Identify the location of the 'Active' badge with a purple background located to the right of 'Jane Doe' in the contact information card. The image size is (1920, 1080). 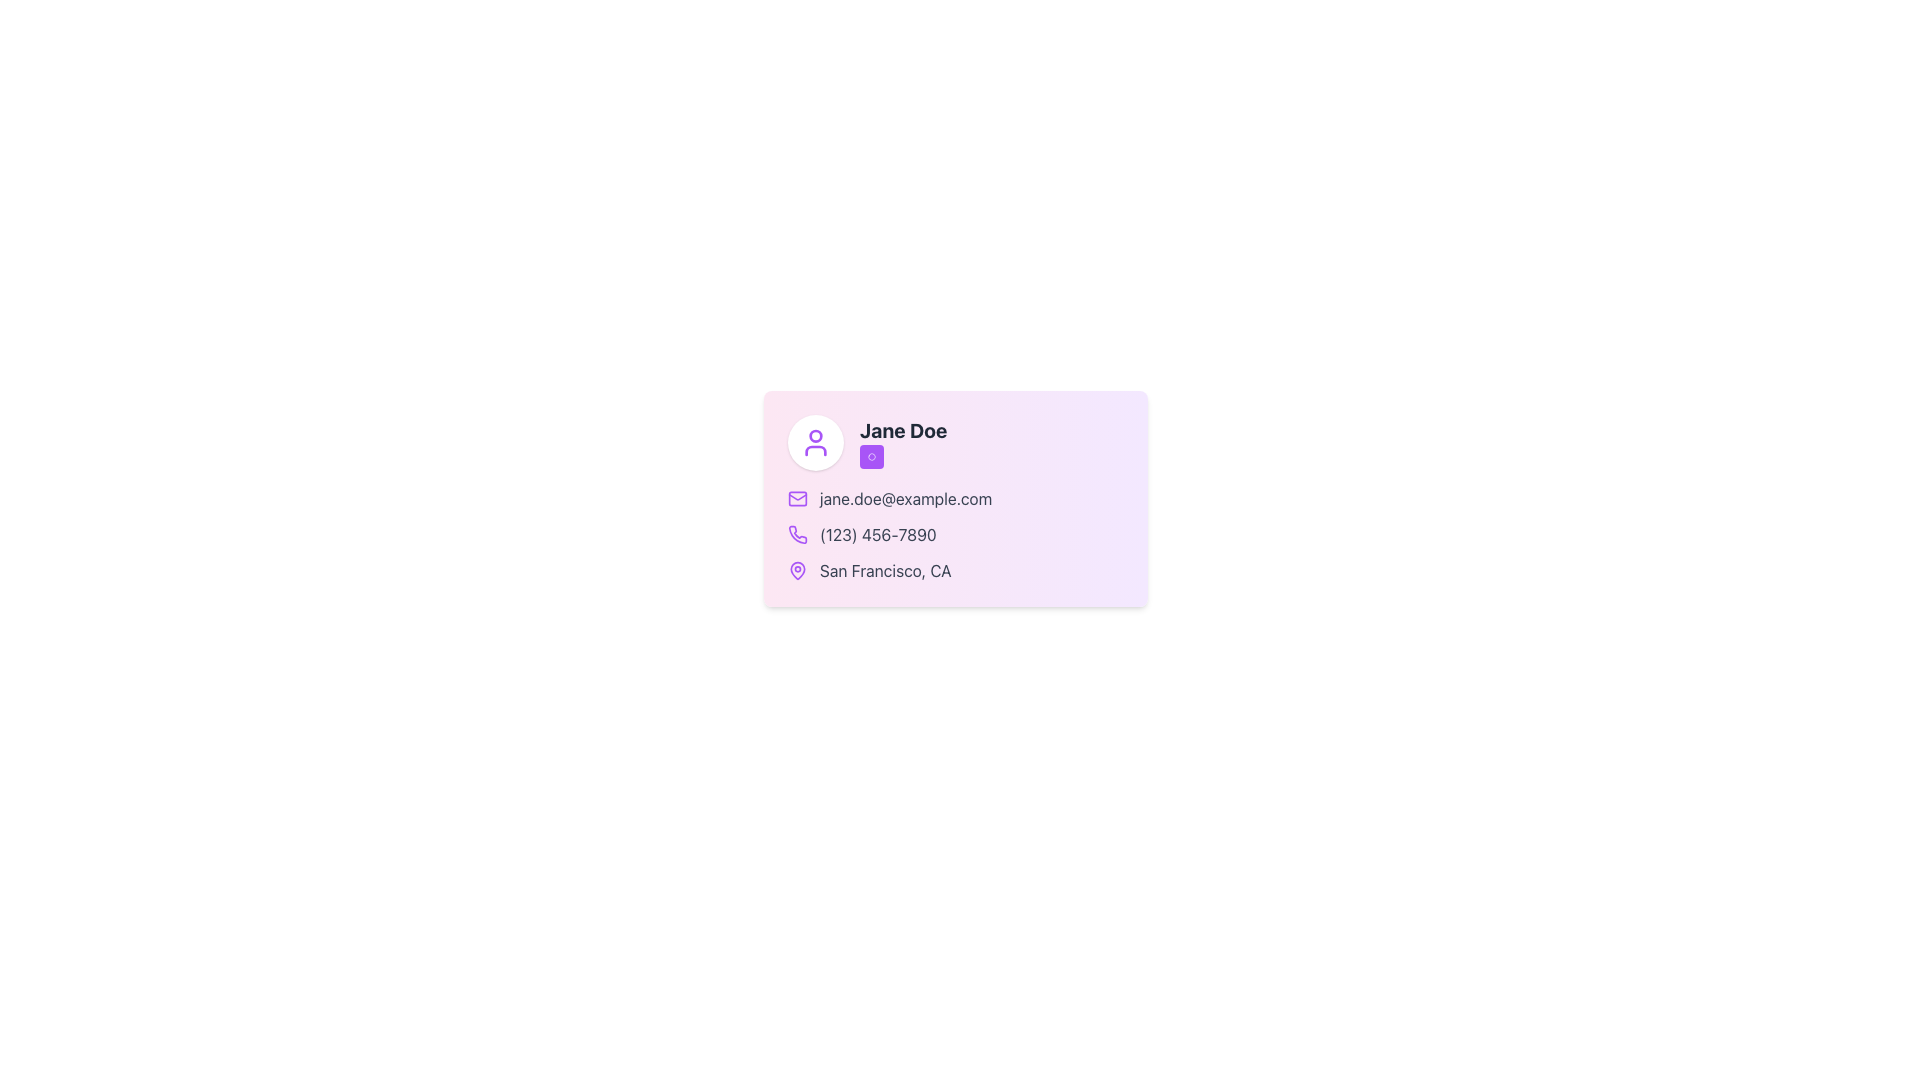
(872, 456).